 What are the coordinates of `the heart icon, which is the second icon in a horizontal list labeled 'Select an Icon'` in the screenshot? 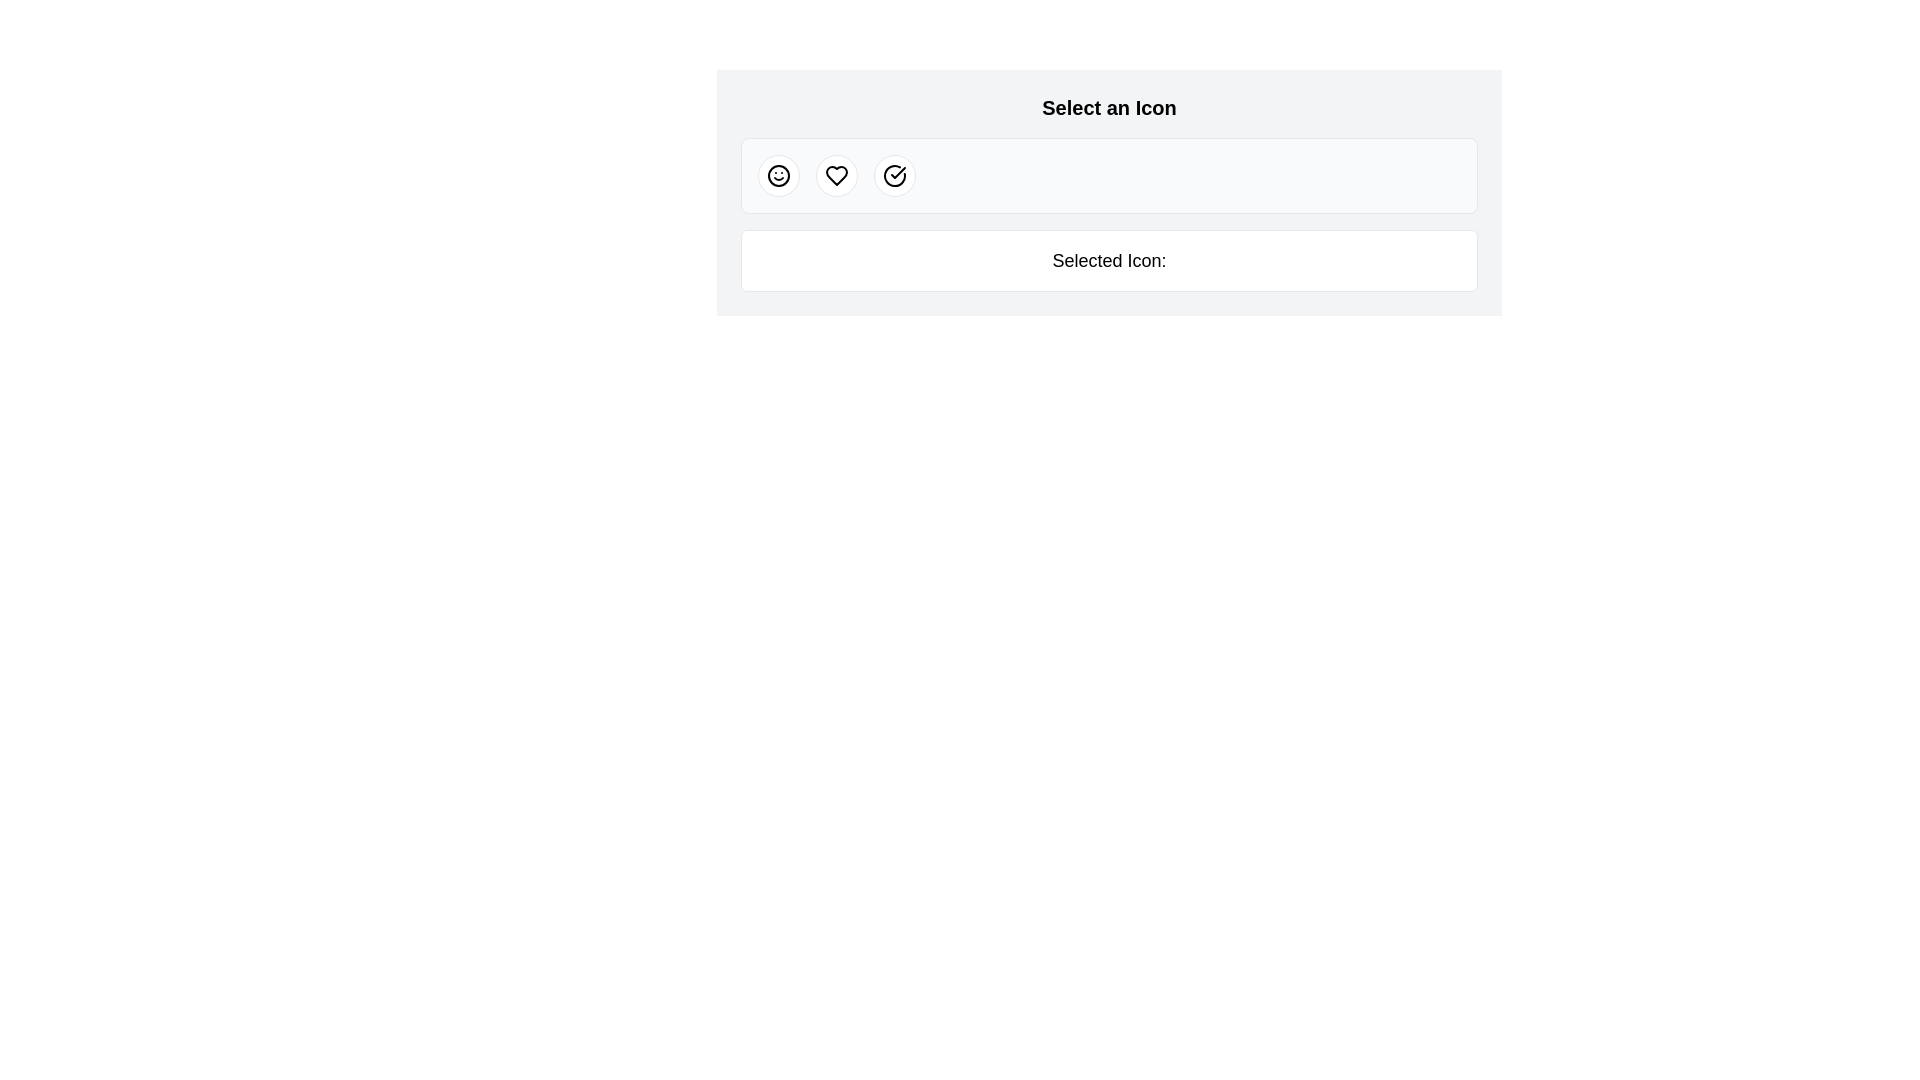 It's located at (836, 175).